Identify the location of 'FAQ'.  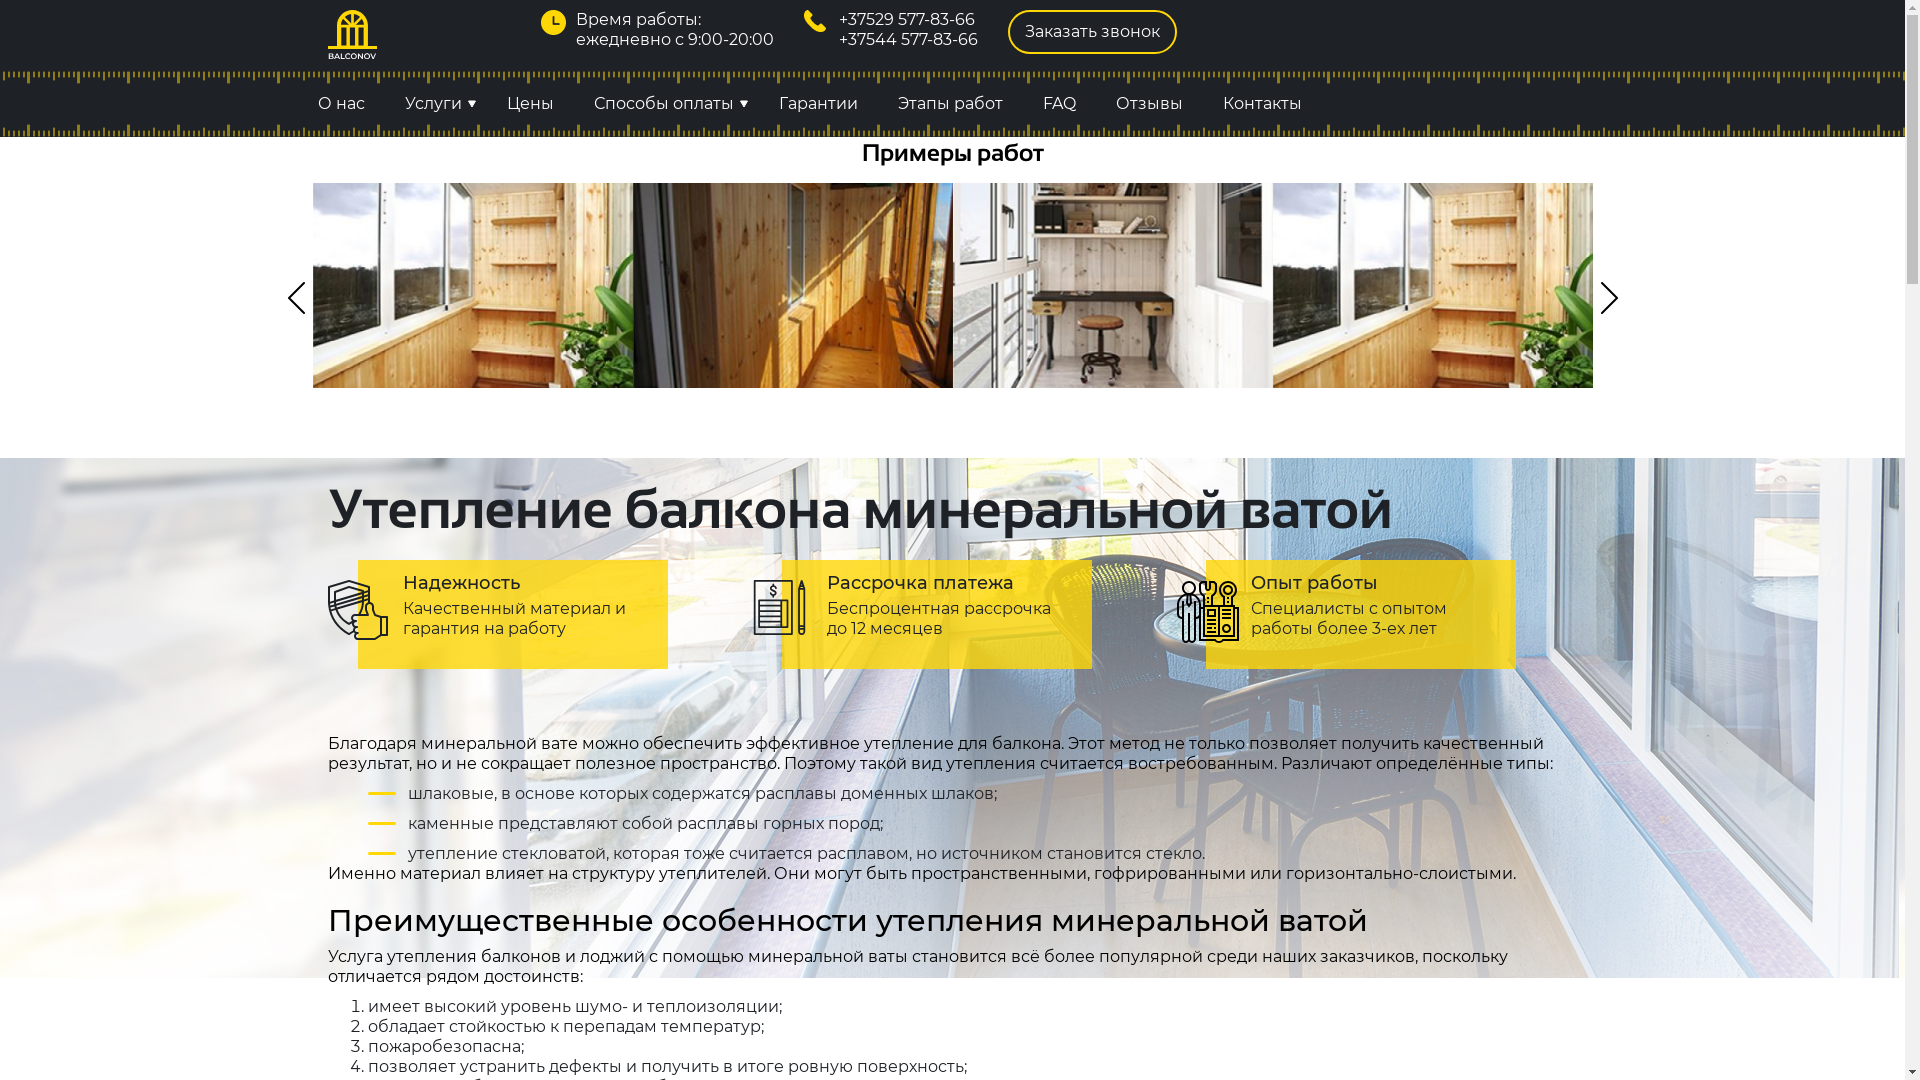
(1057, 104).